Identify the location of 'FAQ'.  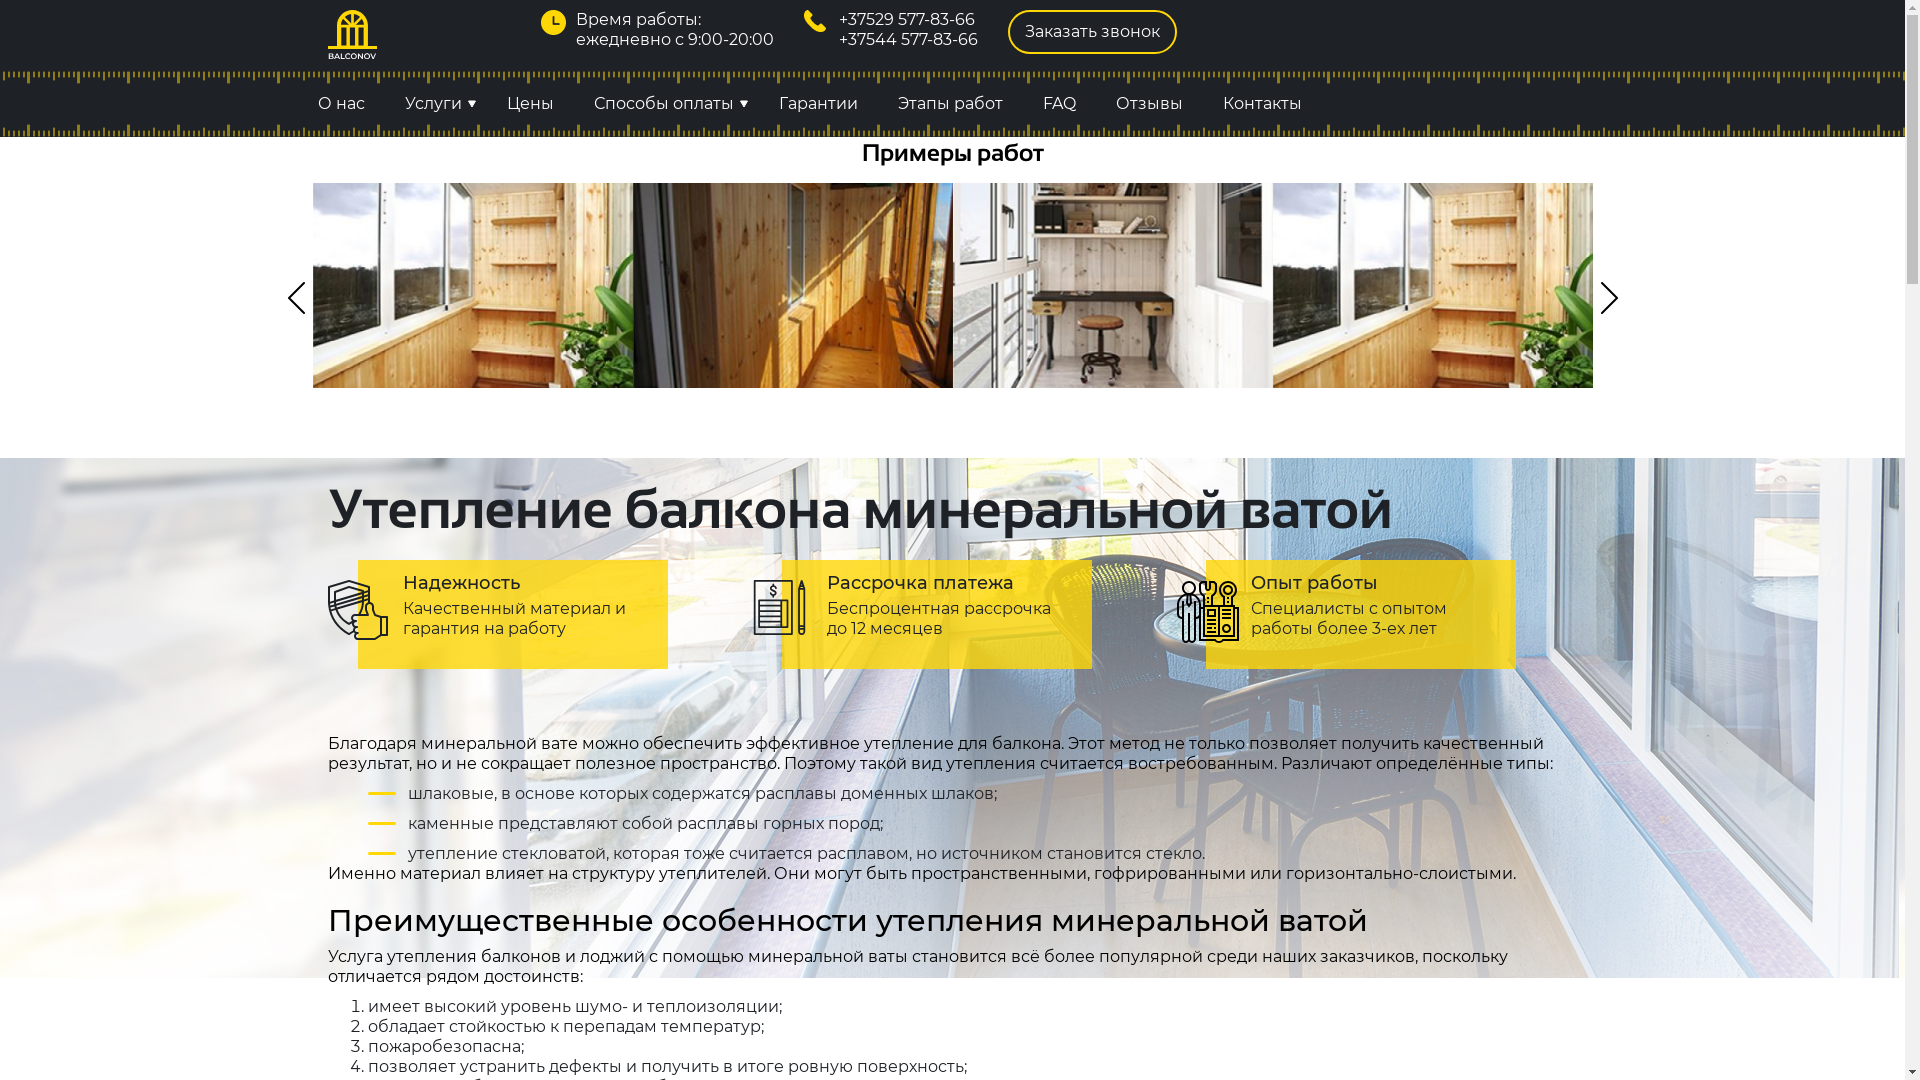
(1057, 104).